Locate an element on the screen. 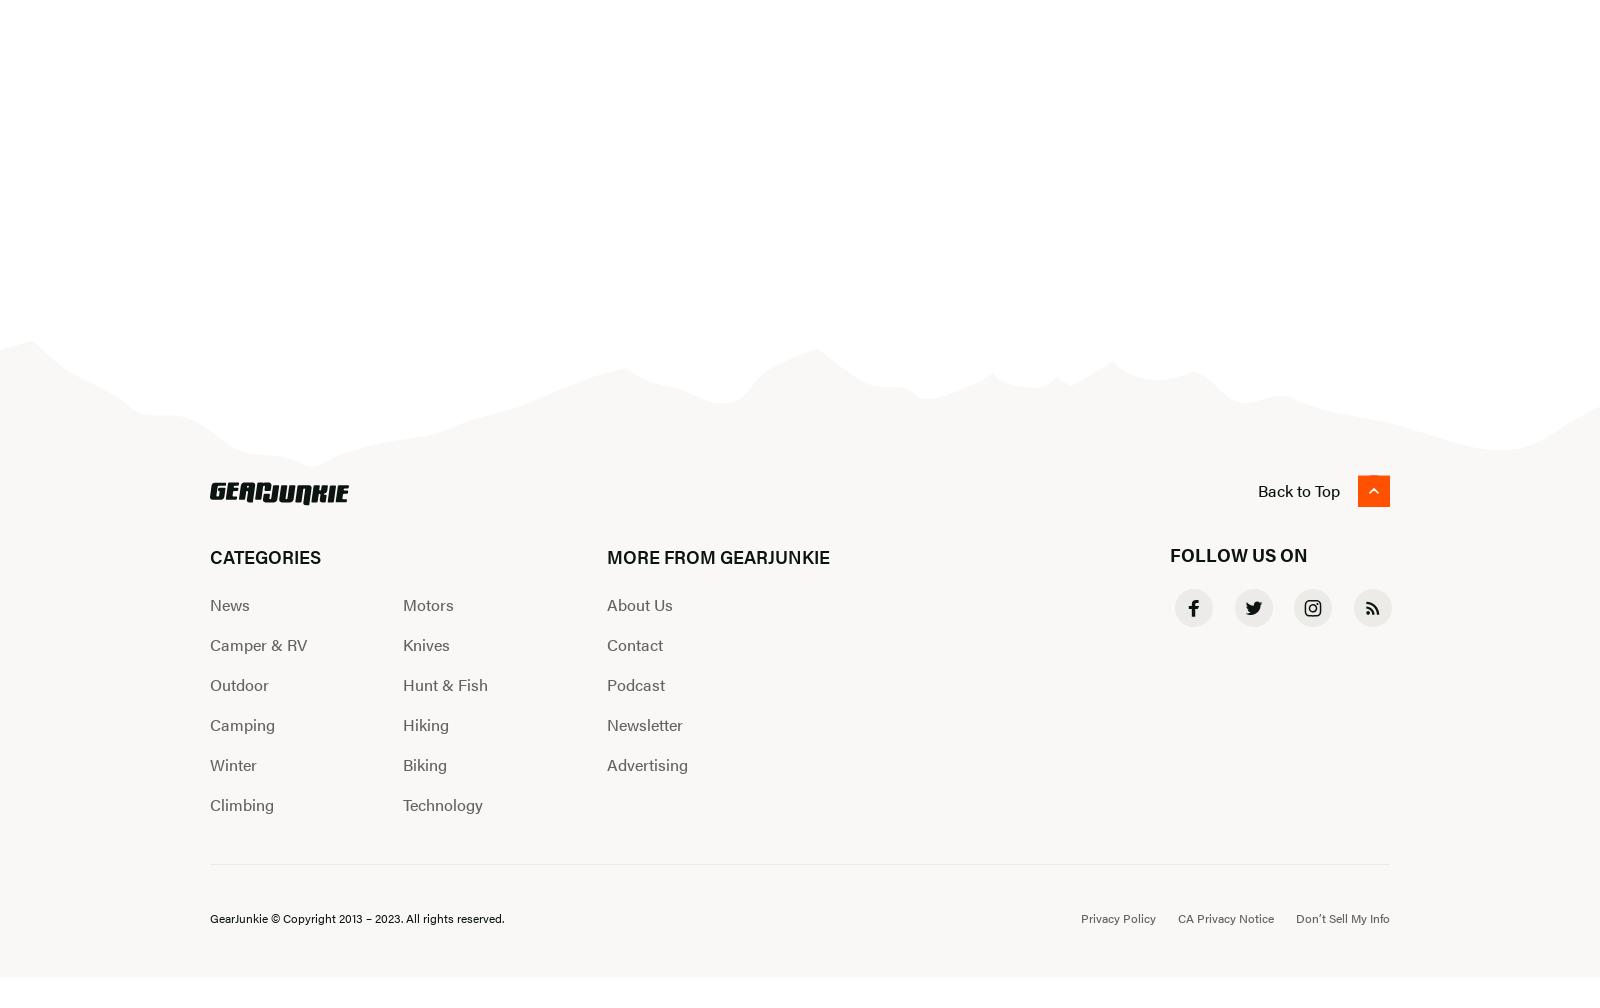 The height and width of the screenshot is (1008, 1600). 'CA Privacy Notice' is located at coordinates (1224, 916).